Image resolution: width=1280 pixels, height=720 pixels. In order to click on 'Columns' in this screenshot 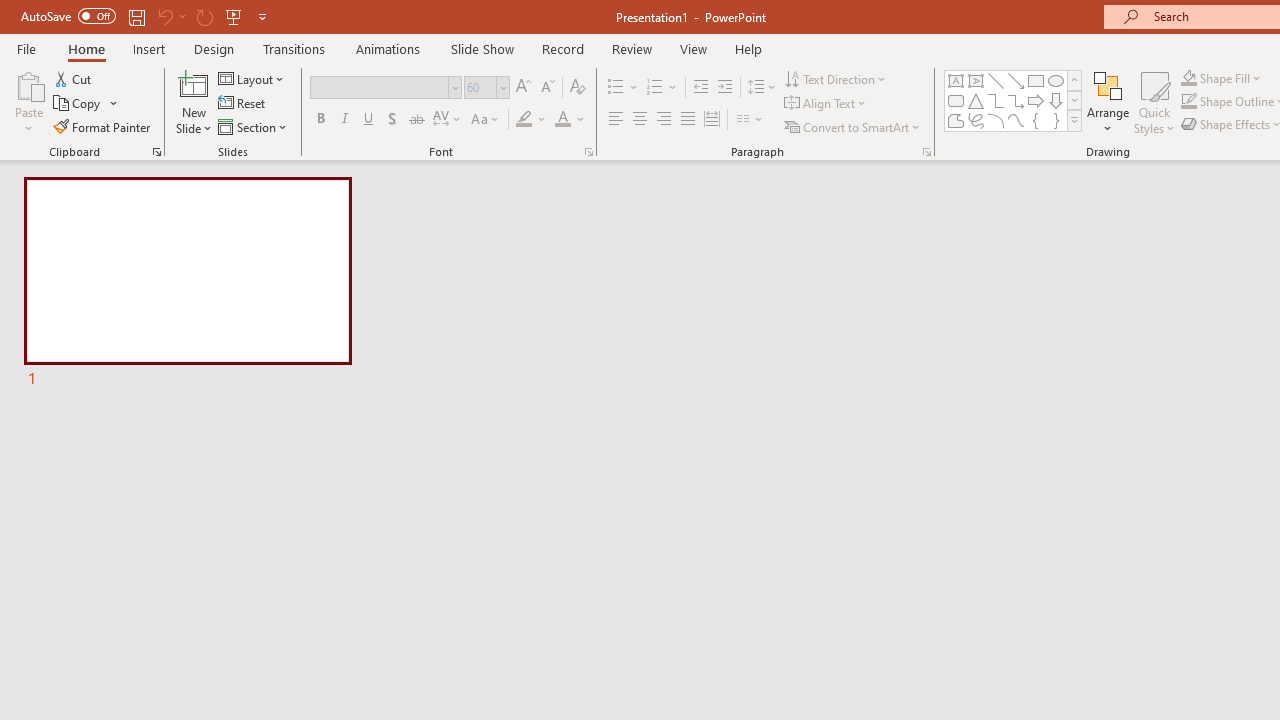, I will do `click(749, 119)`.